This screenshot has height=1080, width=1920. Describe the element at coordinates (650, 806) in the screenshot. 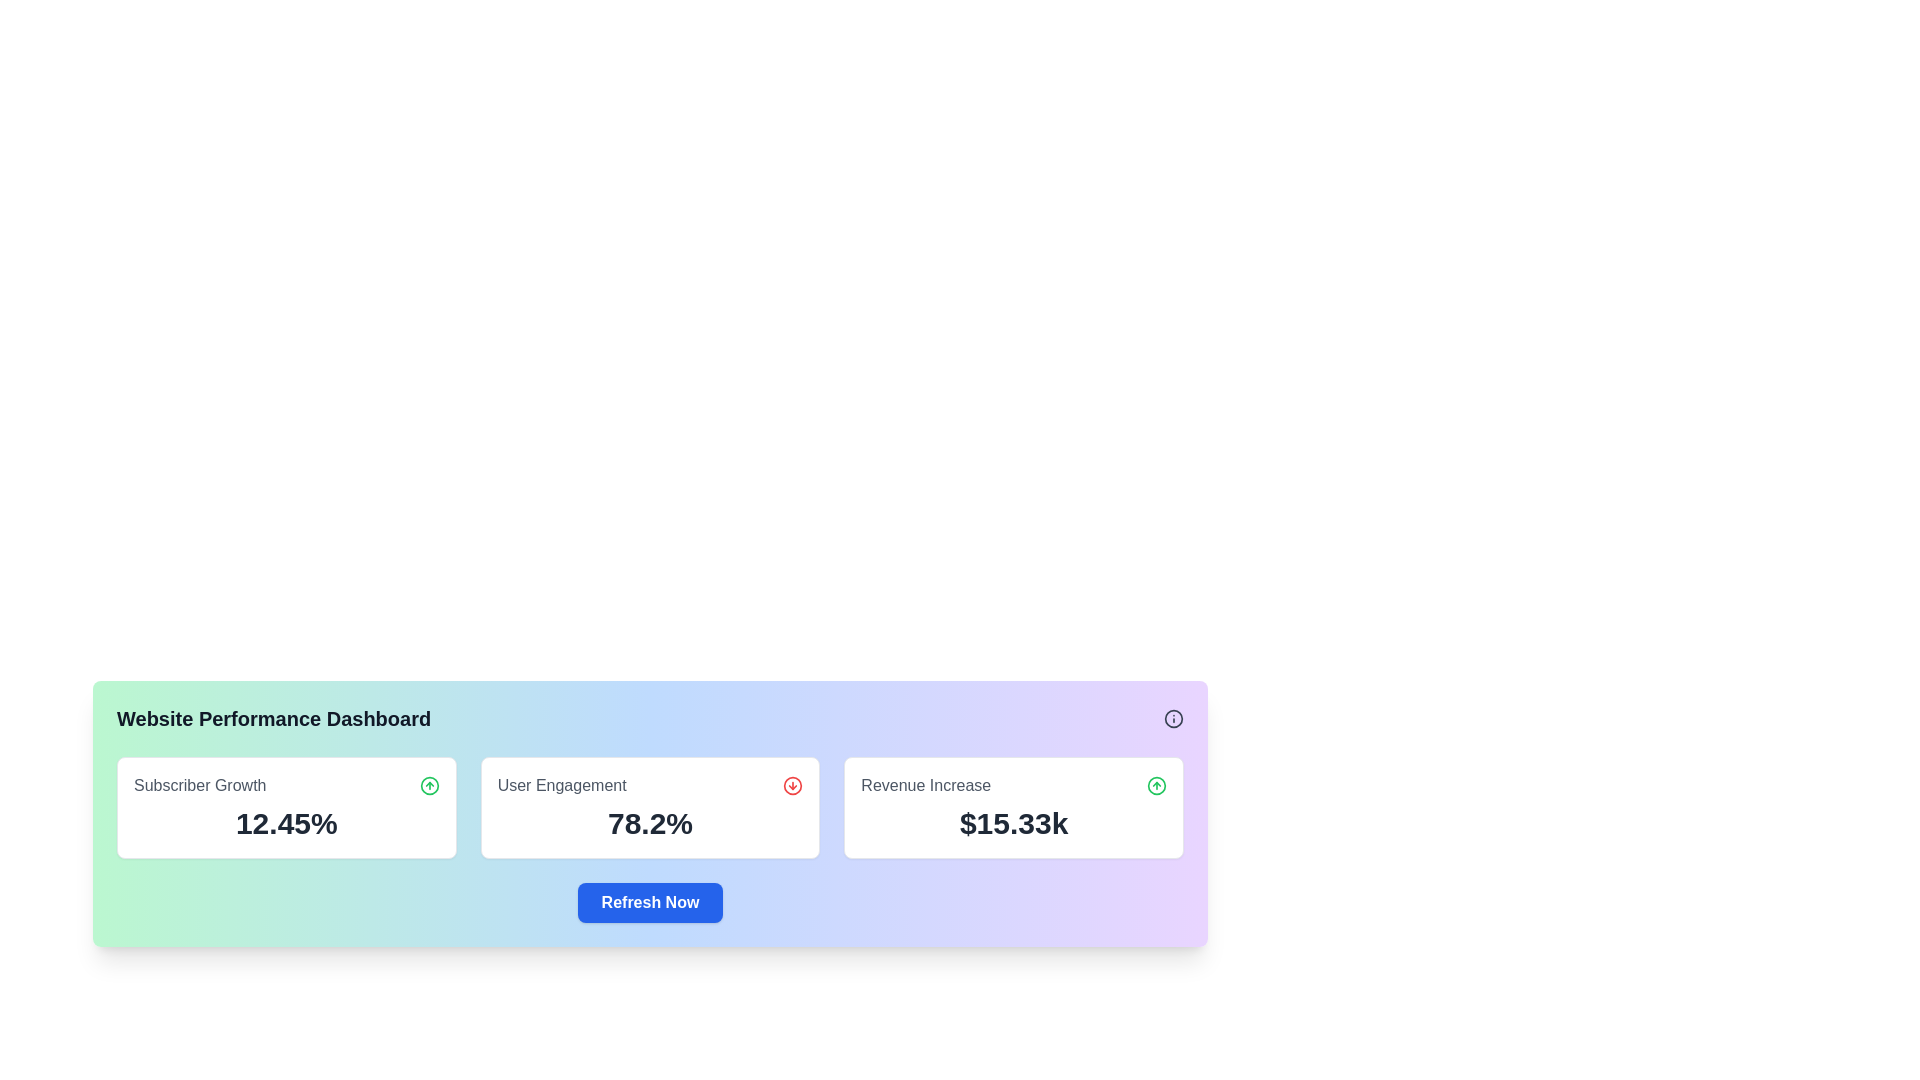

I see `the 'User Engagement' display card, which shows a percentage value for metrics in the performance dashboard, positioned between the 'Subscriber Growth' and 'Revenue Increase' cards` at that location.